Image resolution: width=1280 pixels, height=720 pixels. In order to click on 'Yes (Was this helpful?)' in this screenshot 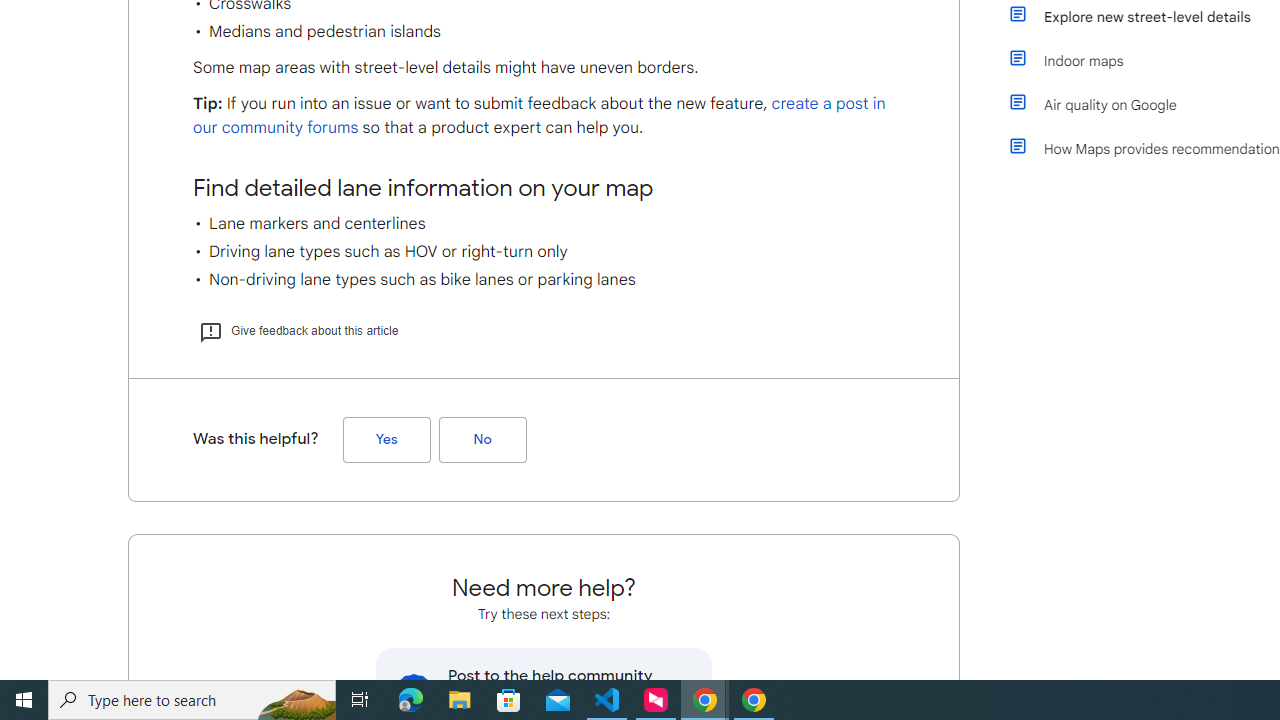, I will do `click(386, 438)`.